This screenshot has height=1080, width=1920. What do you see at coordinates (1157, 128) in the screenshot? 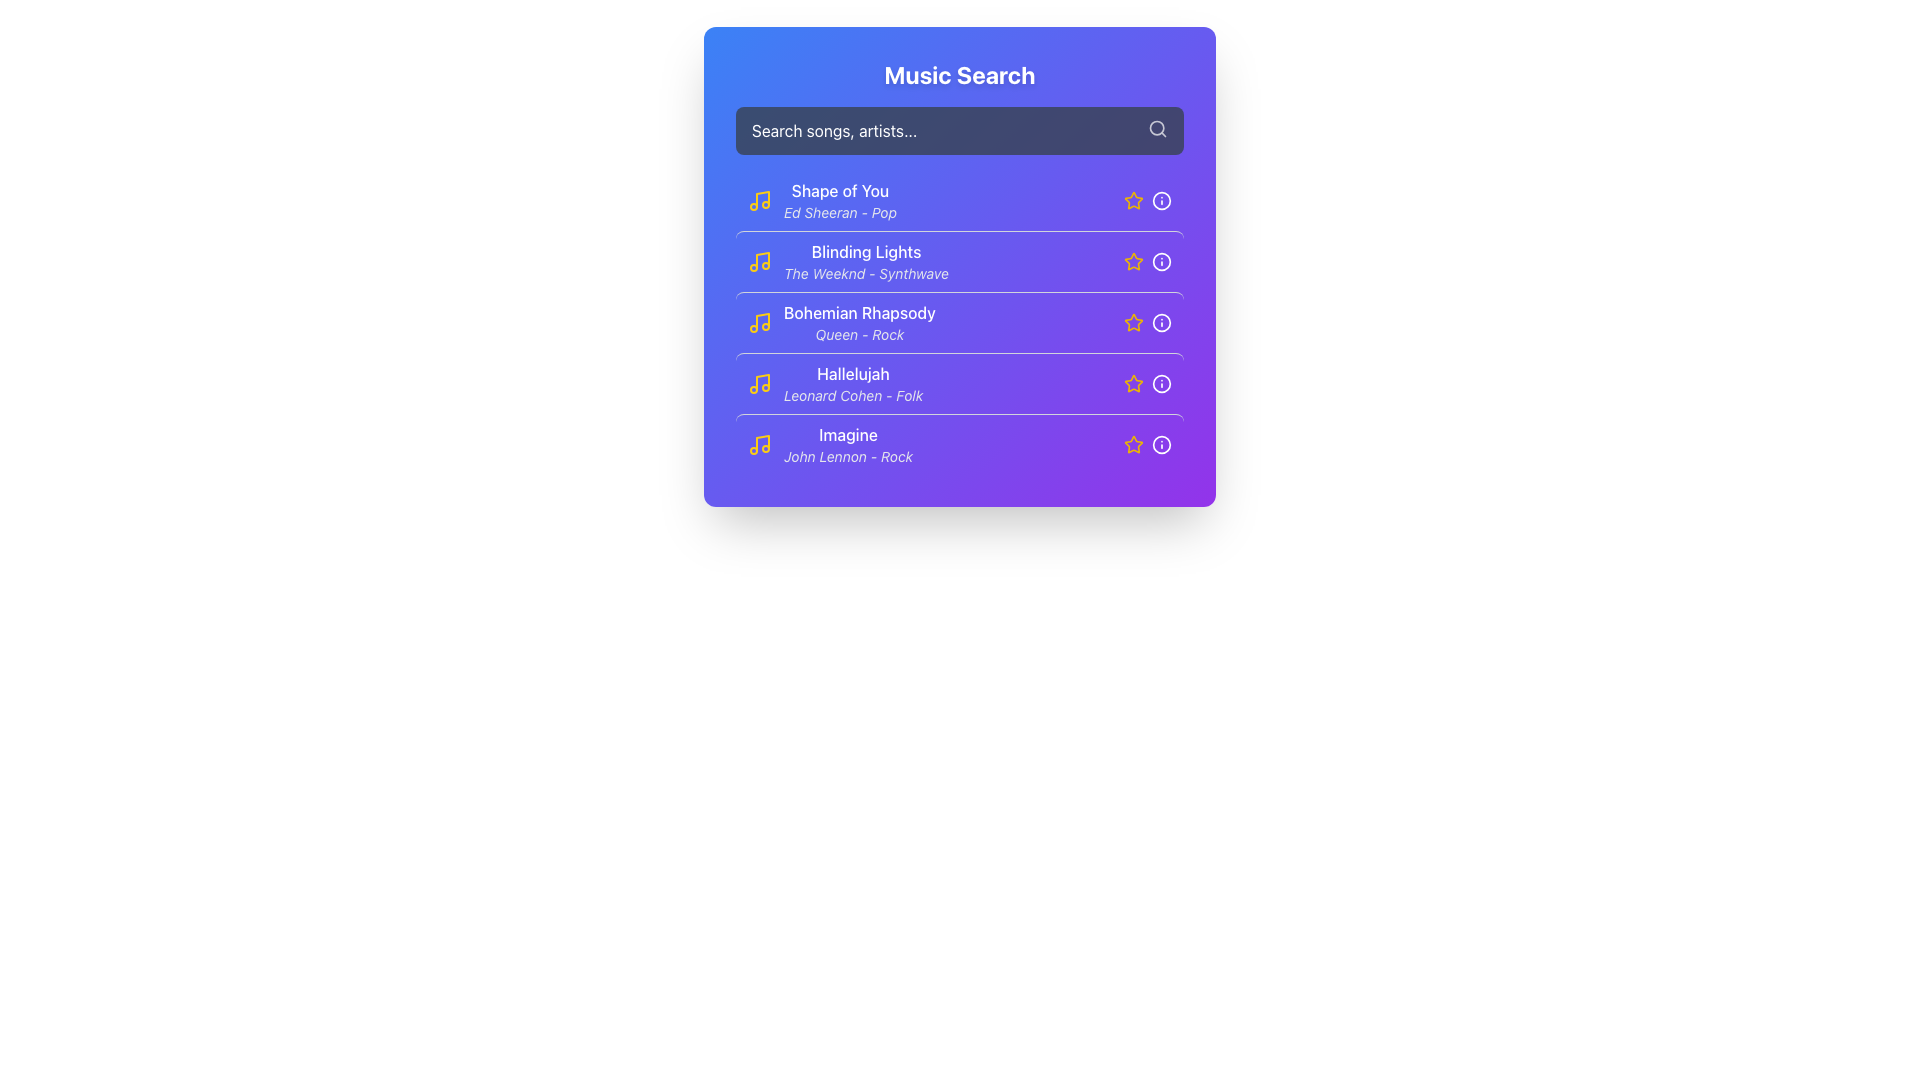
I see `the search icon located at the top-right corner of the search bar to initiate the search action` at bounding box center [1157, 128].